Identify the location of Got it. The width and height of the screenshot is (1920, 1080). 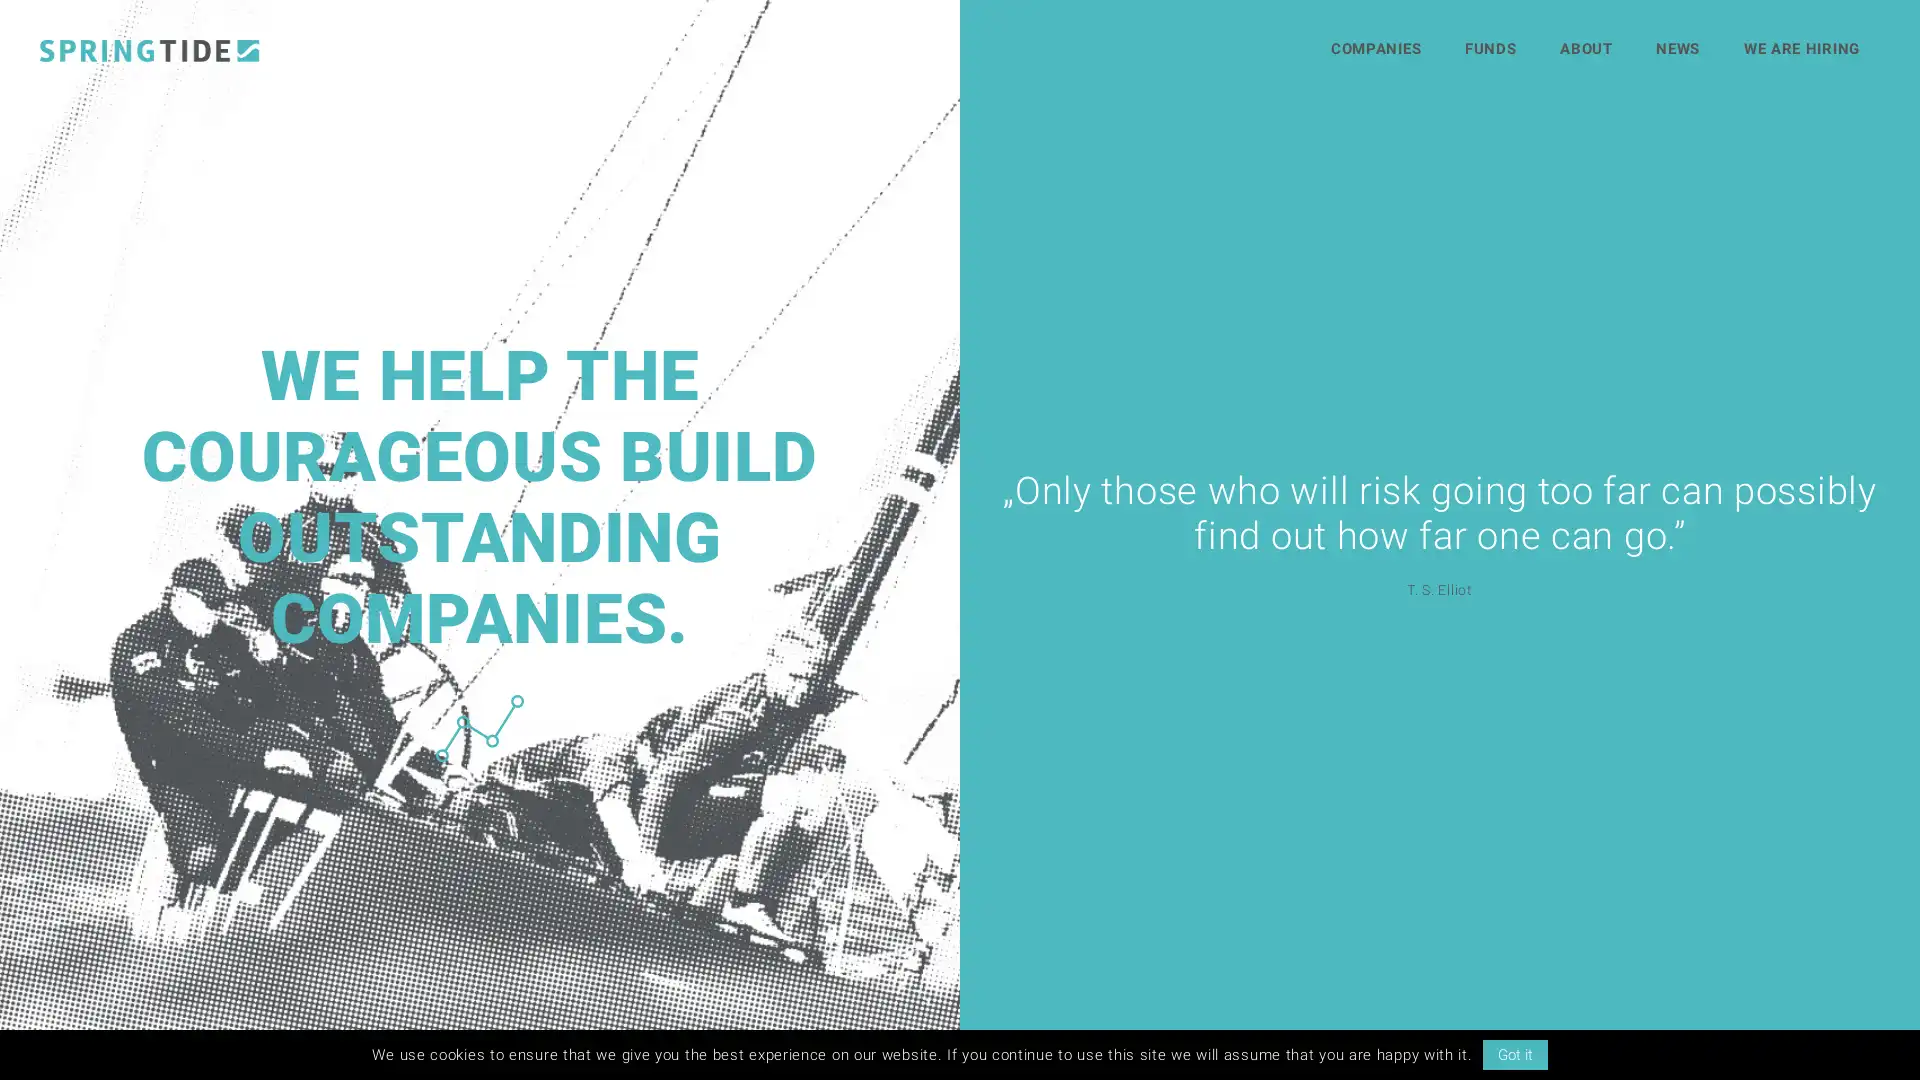
(1514, 1054).